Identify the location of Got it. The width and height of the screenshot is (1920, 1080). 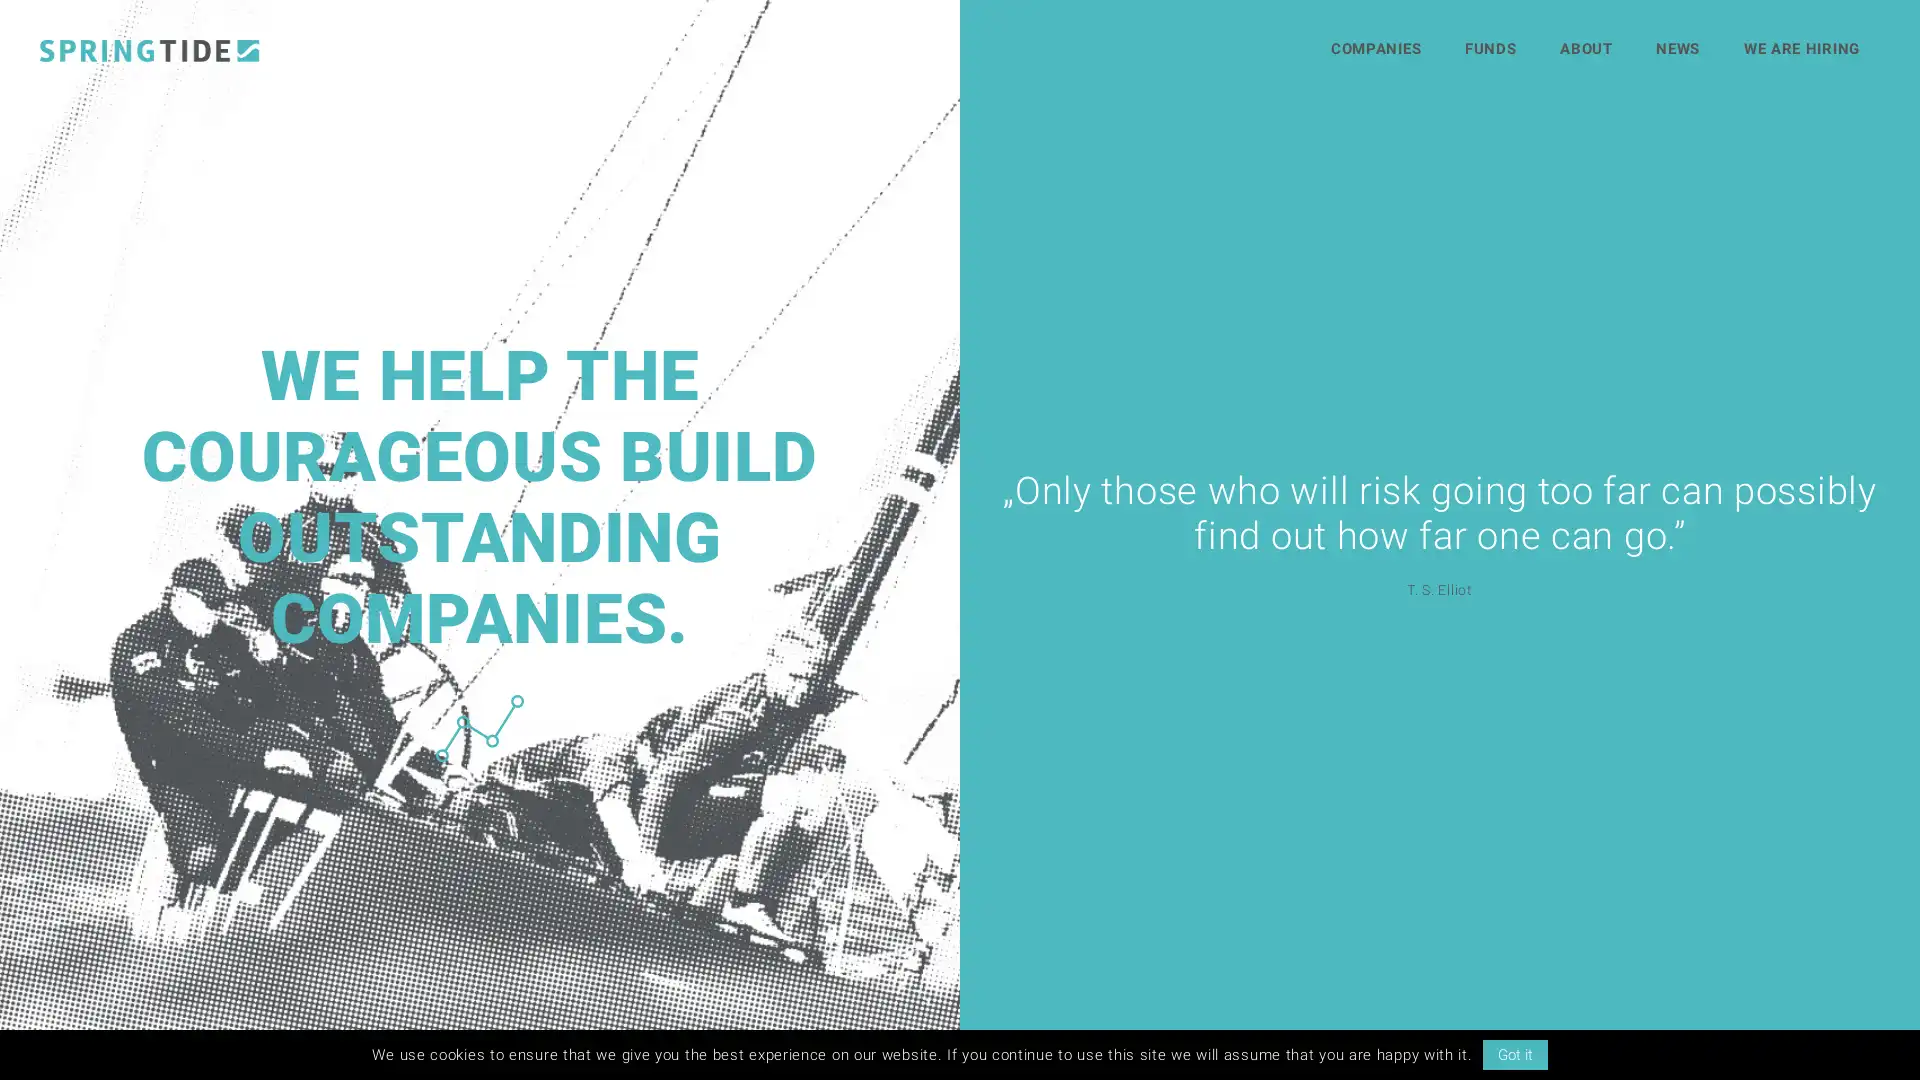
(1514, 1054).